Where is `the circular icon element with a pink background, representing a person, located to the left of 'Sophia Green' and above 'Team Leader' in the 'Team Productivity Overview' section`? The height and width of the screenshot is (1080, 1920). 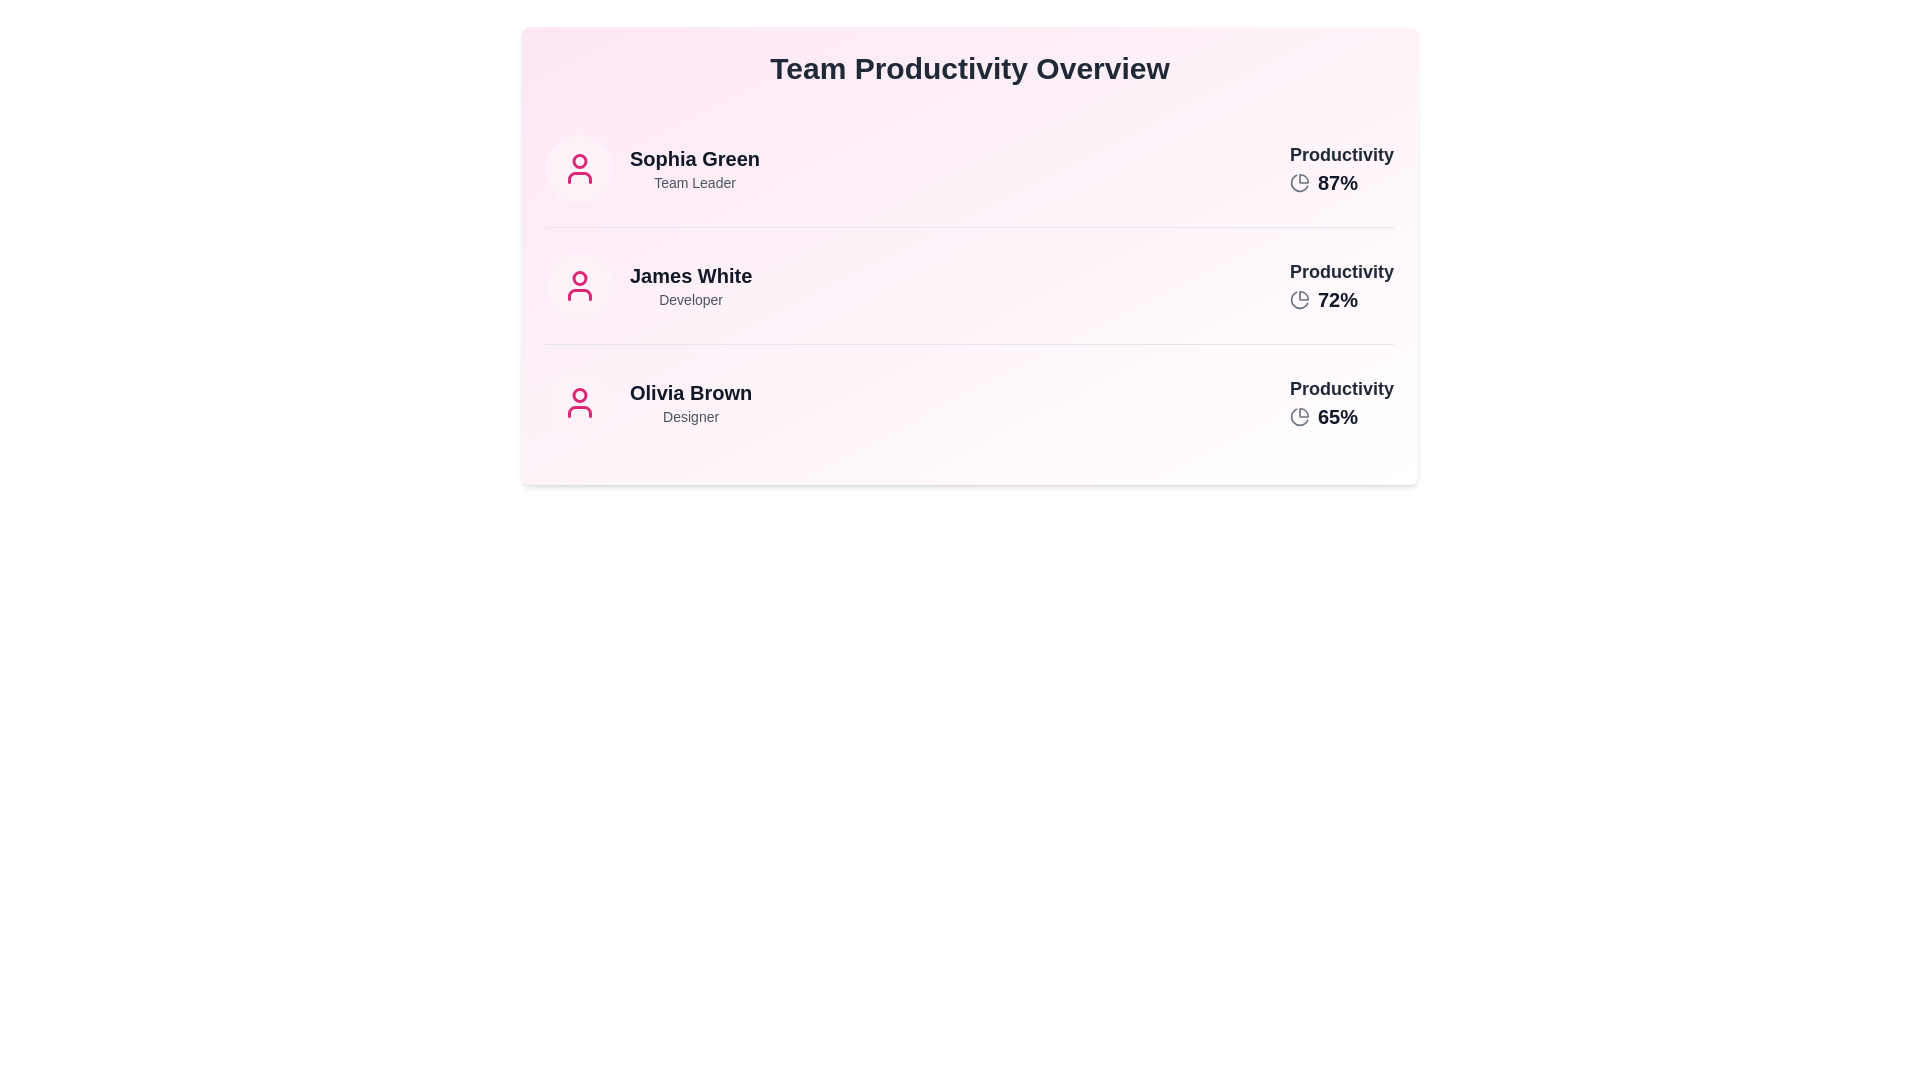 the circular icon element with a pink background, representing a person, located to the left of 'Sophia Green' and above 'Team Leader' in the 'Team Productivity Overview' section is located at coordinates (579, 168).